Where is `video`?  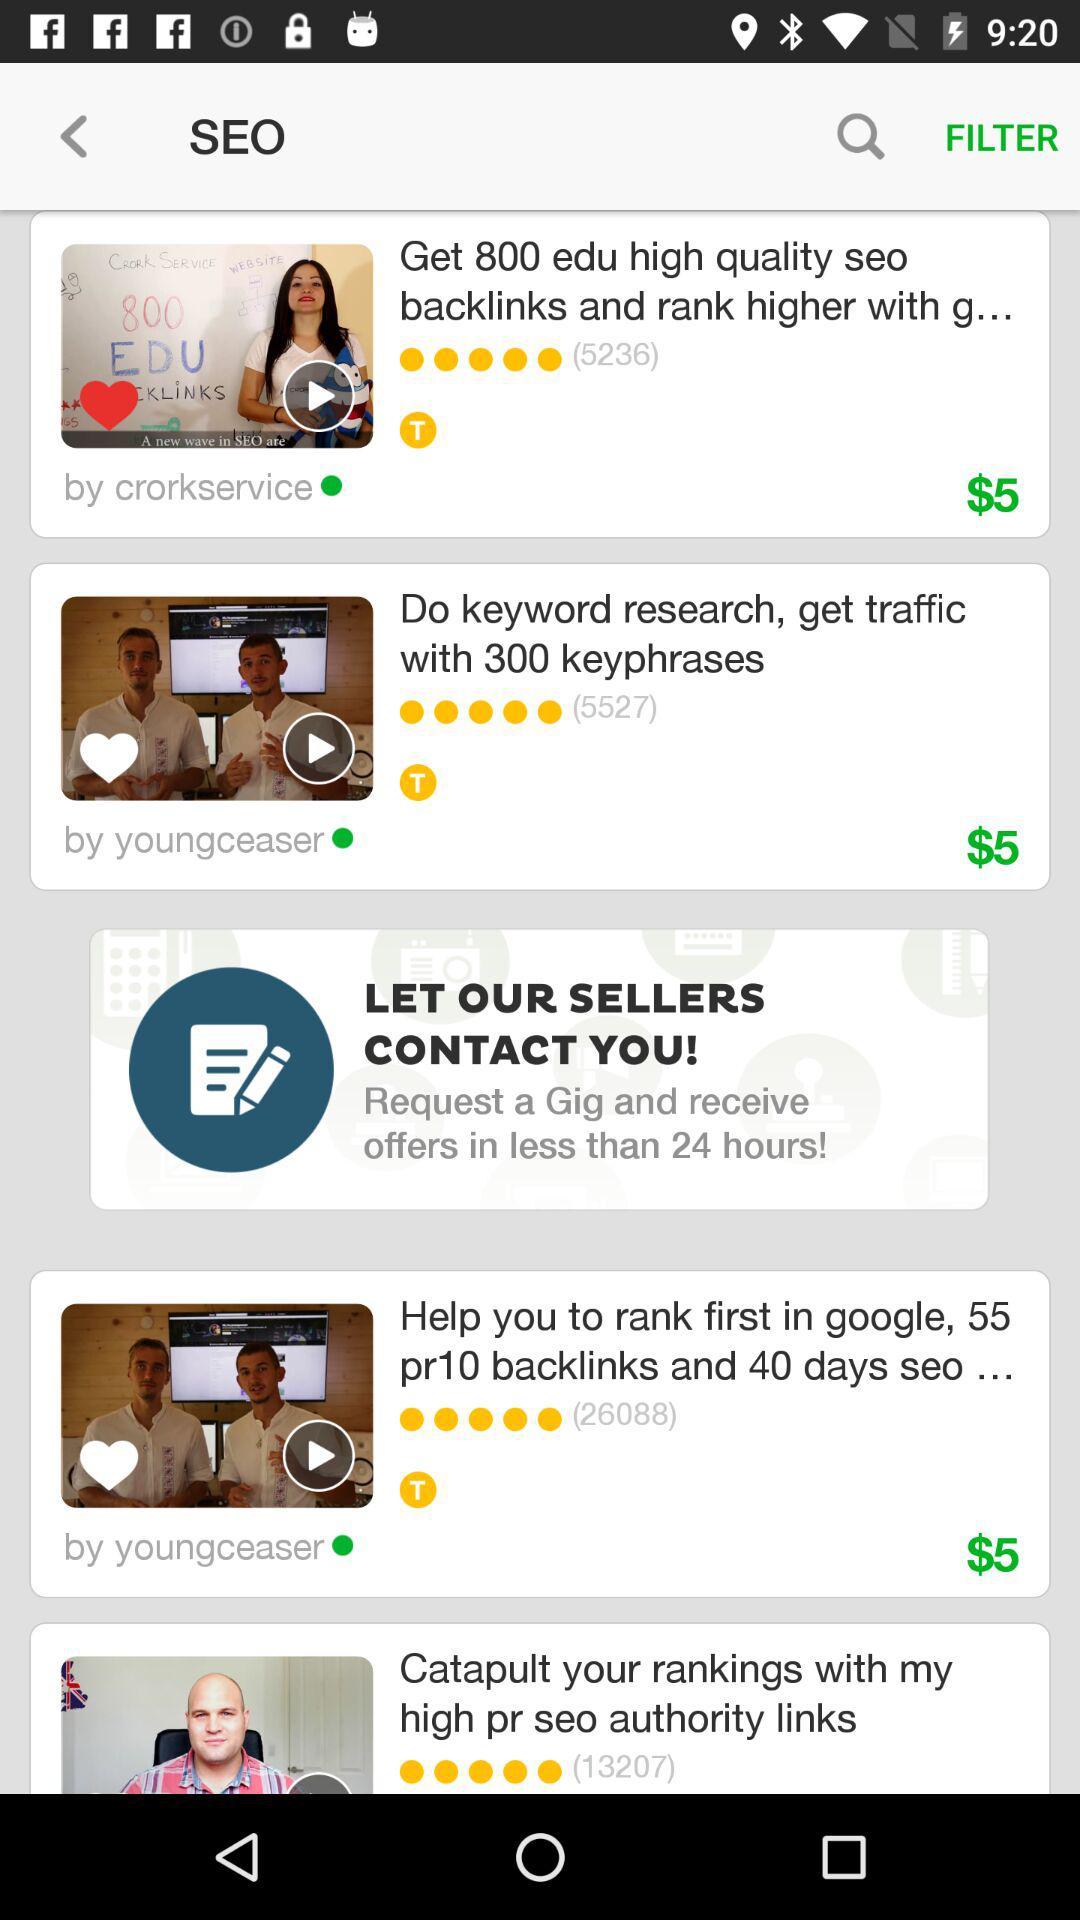
video is located at coordinates (318, 1454).